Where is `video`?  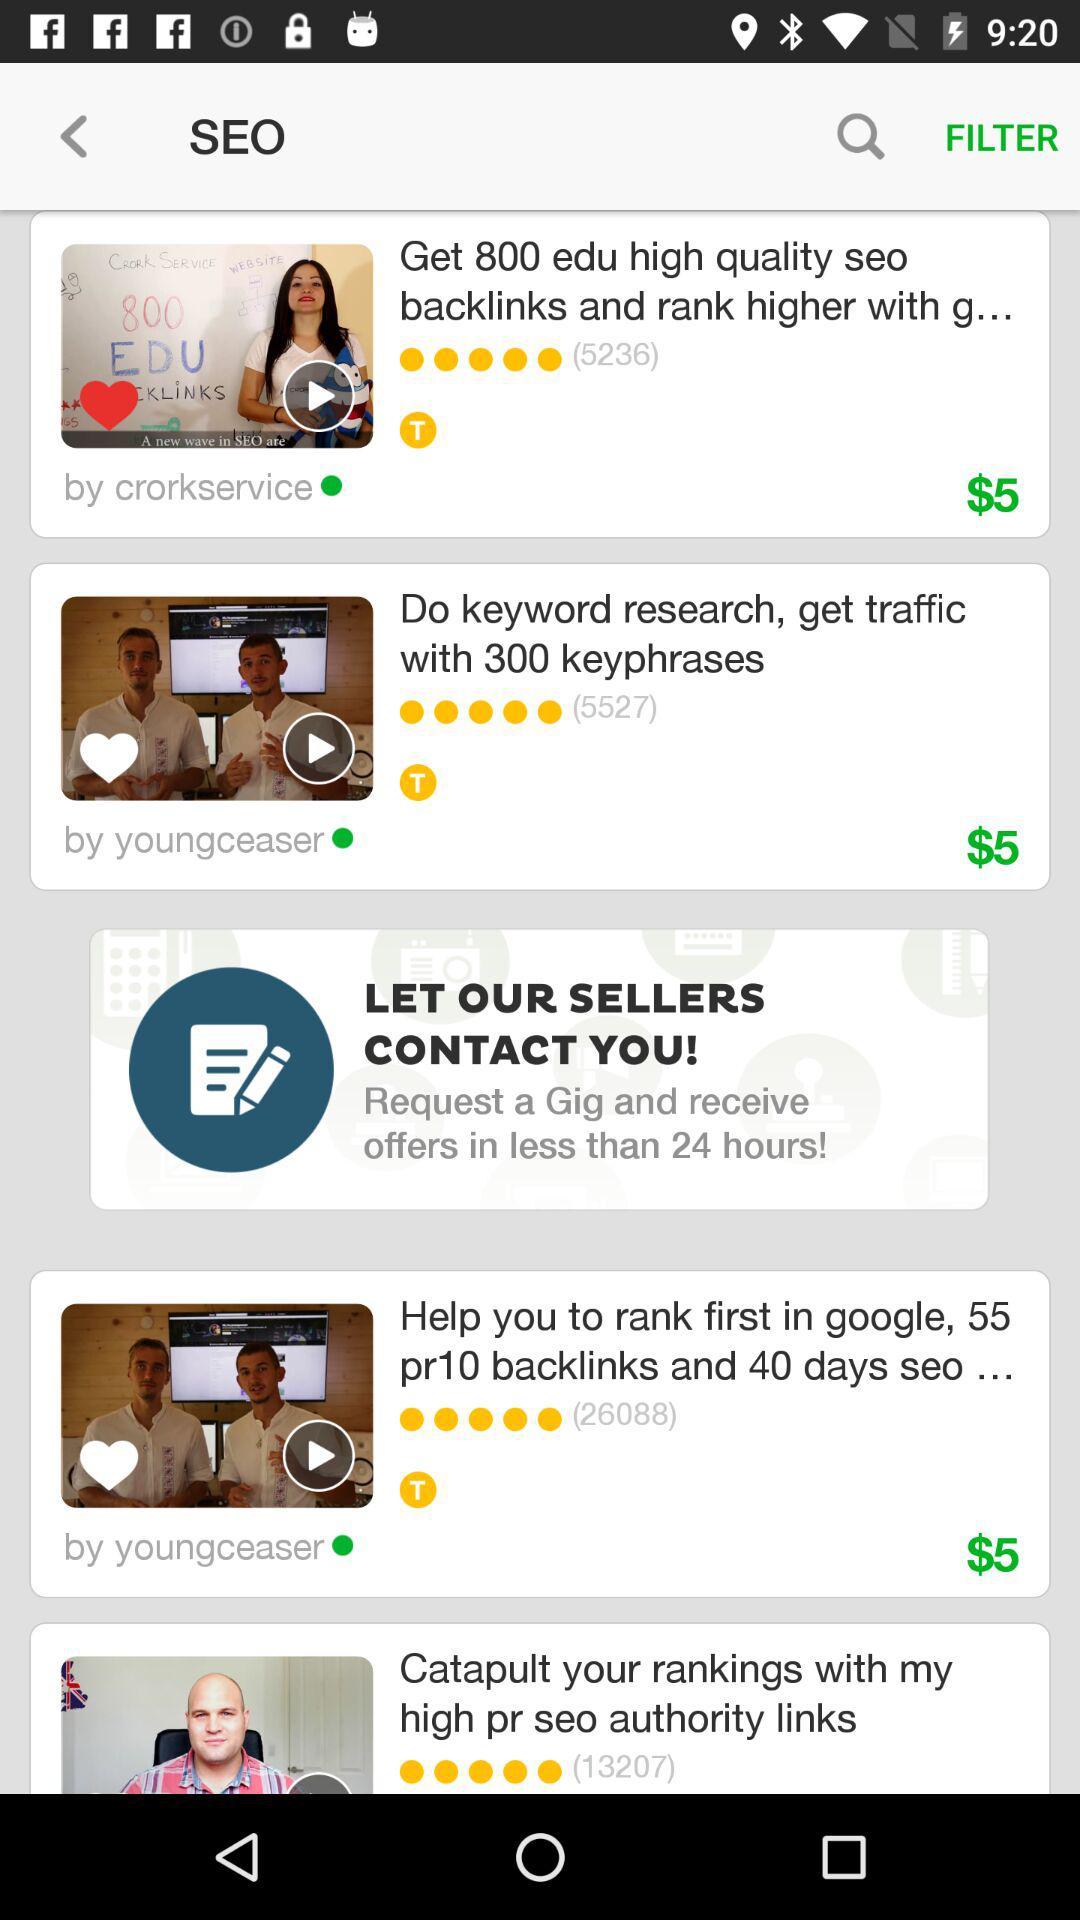
video is located at coordinates (318, 1454).